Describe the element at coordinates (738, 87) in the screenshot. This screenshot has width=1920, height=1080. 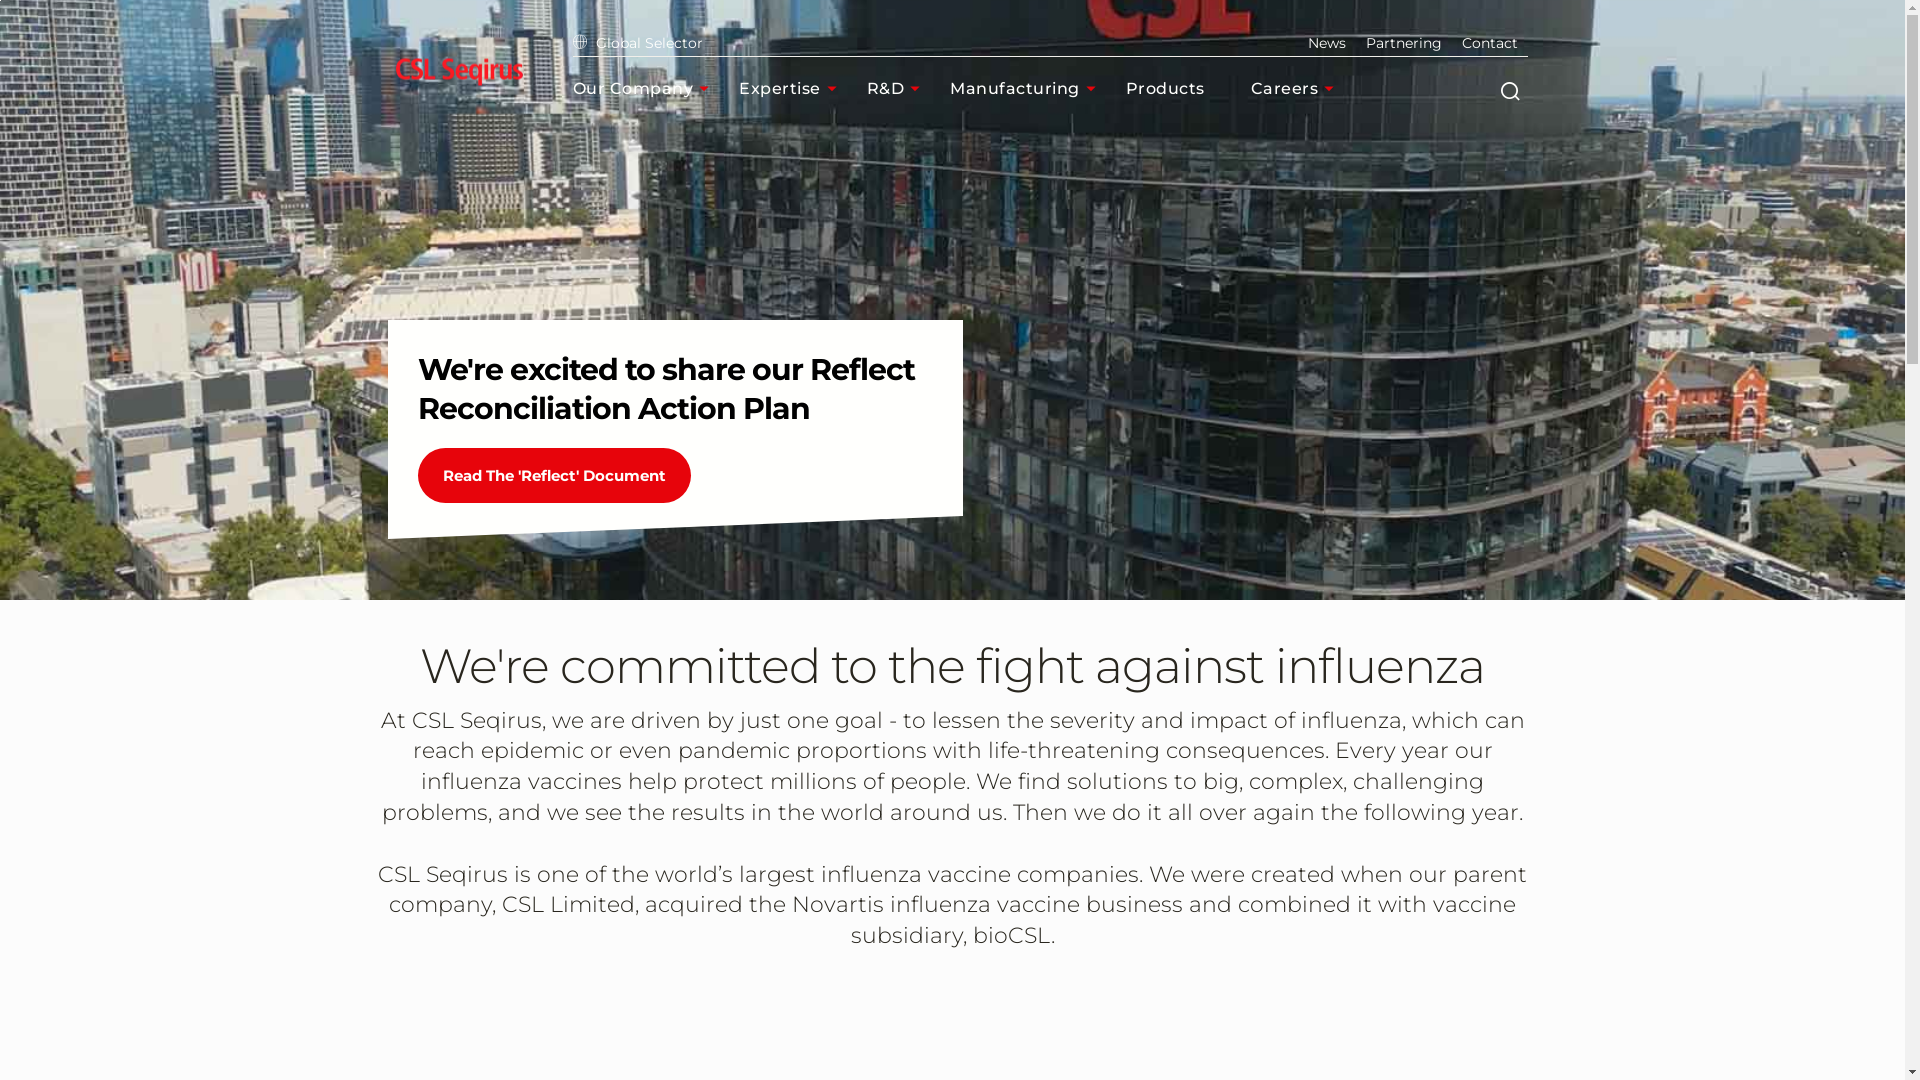
I see `'Expertise'` at that location.